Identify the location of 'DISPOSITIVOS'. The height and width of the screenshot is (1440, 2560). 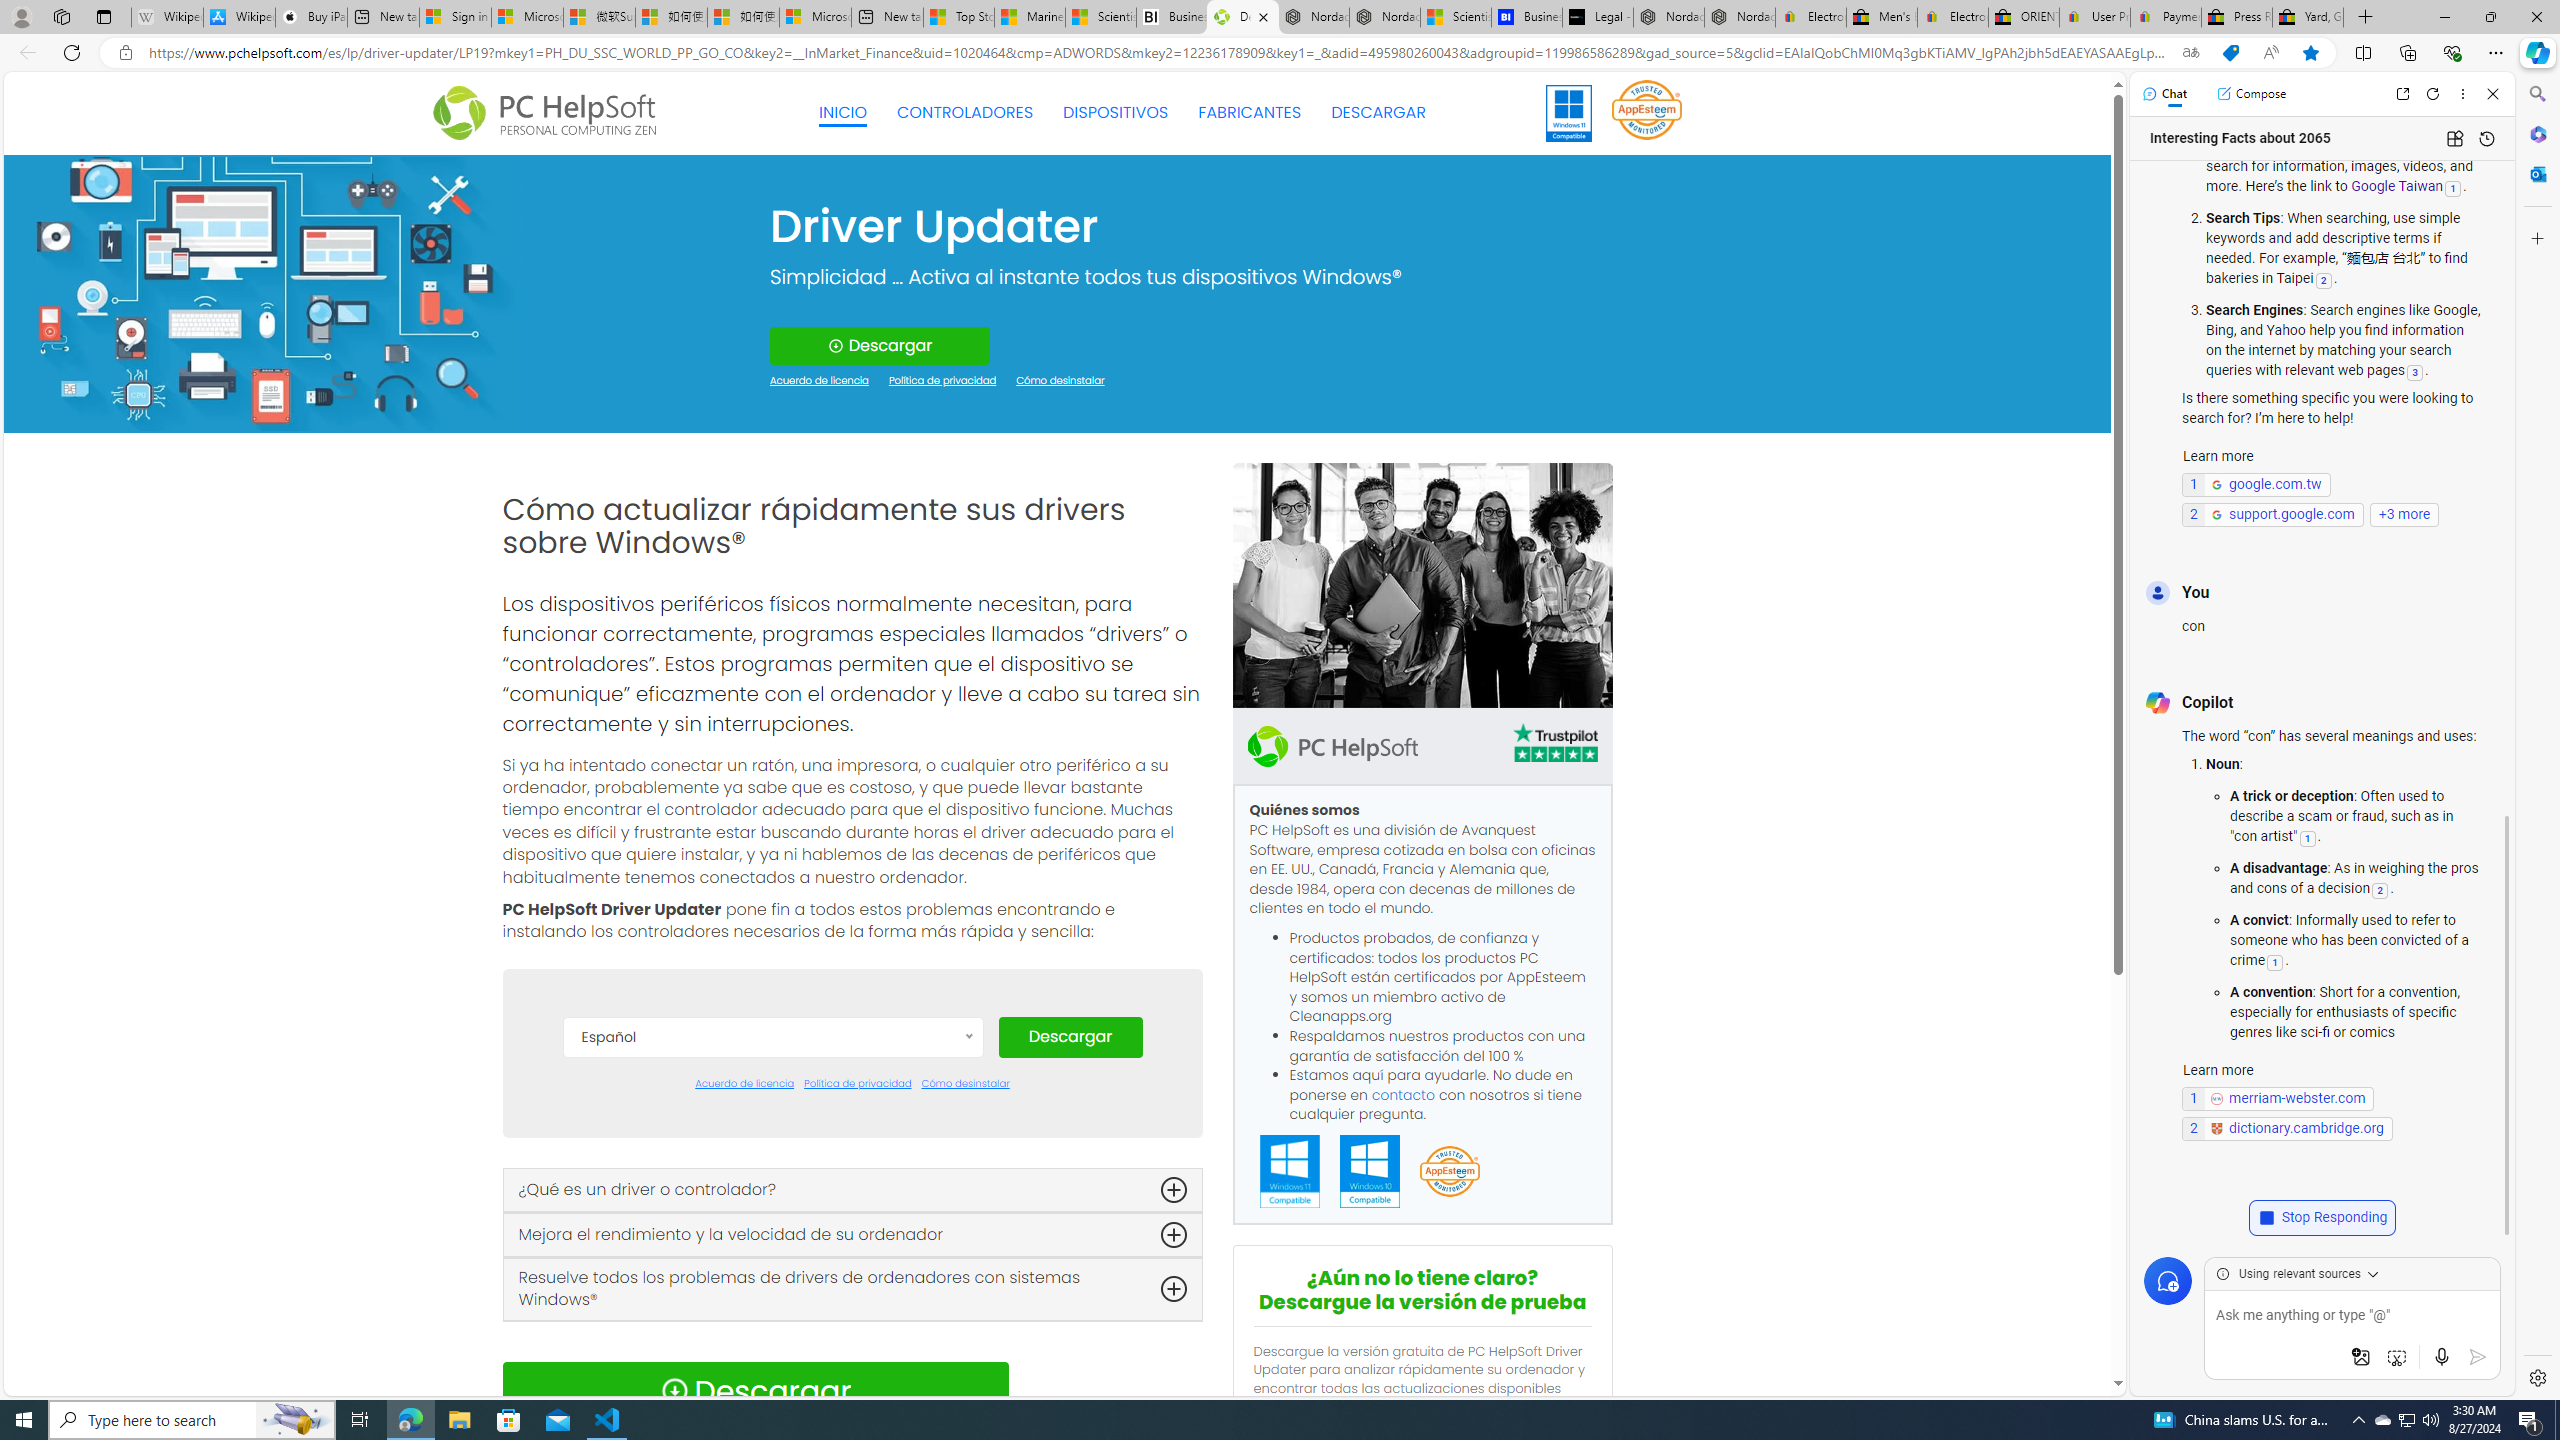
(1116, 112).